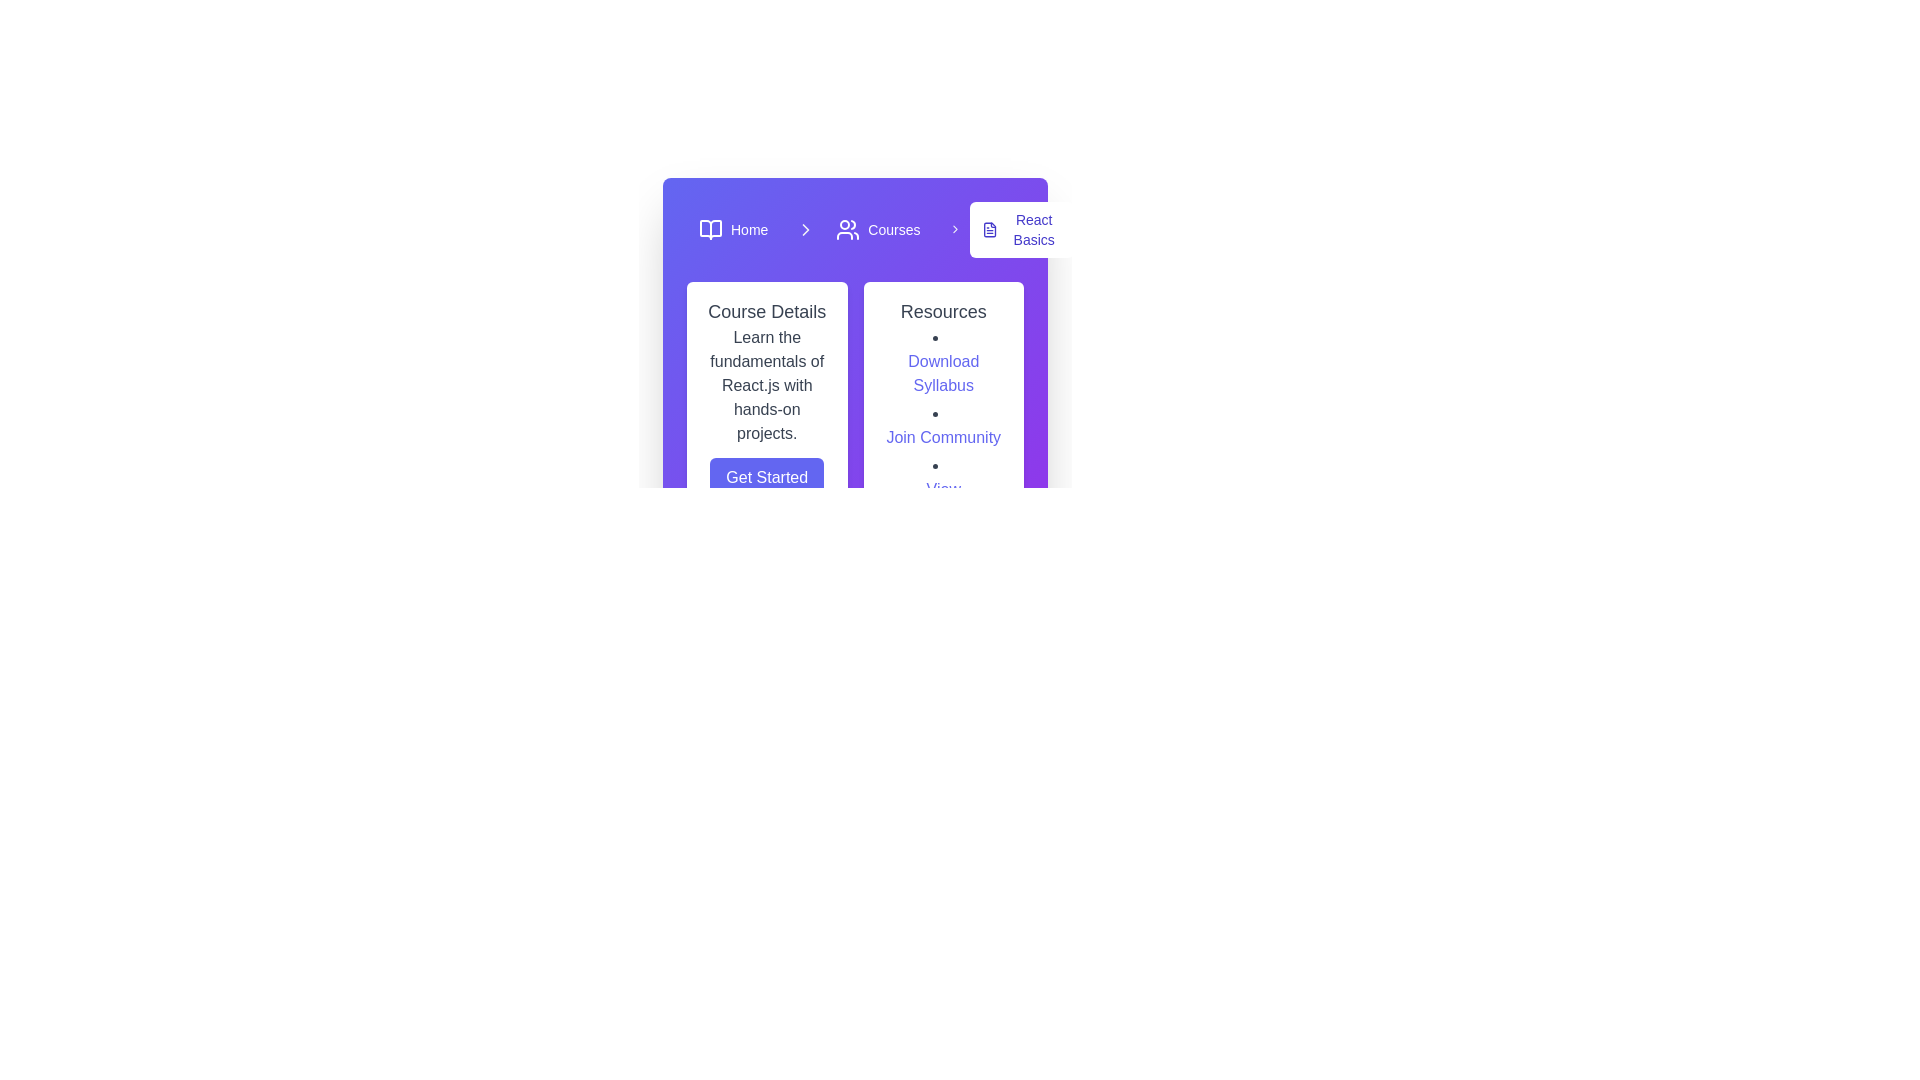  Describe the element at coordinates (942, 362) in the screenshot. I see `the 'Download Syllabus' hyperlink, which is the first item in the vertical list of resources styled as a link in blue with an underline hover effect` at that location.